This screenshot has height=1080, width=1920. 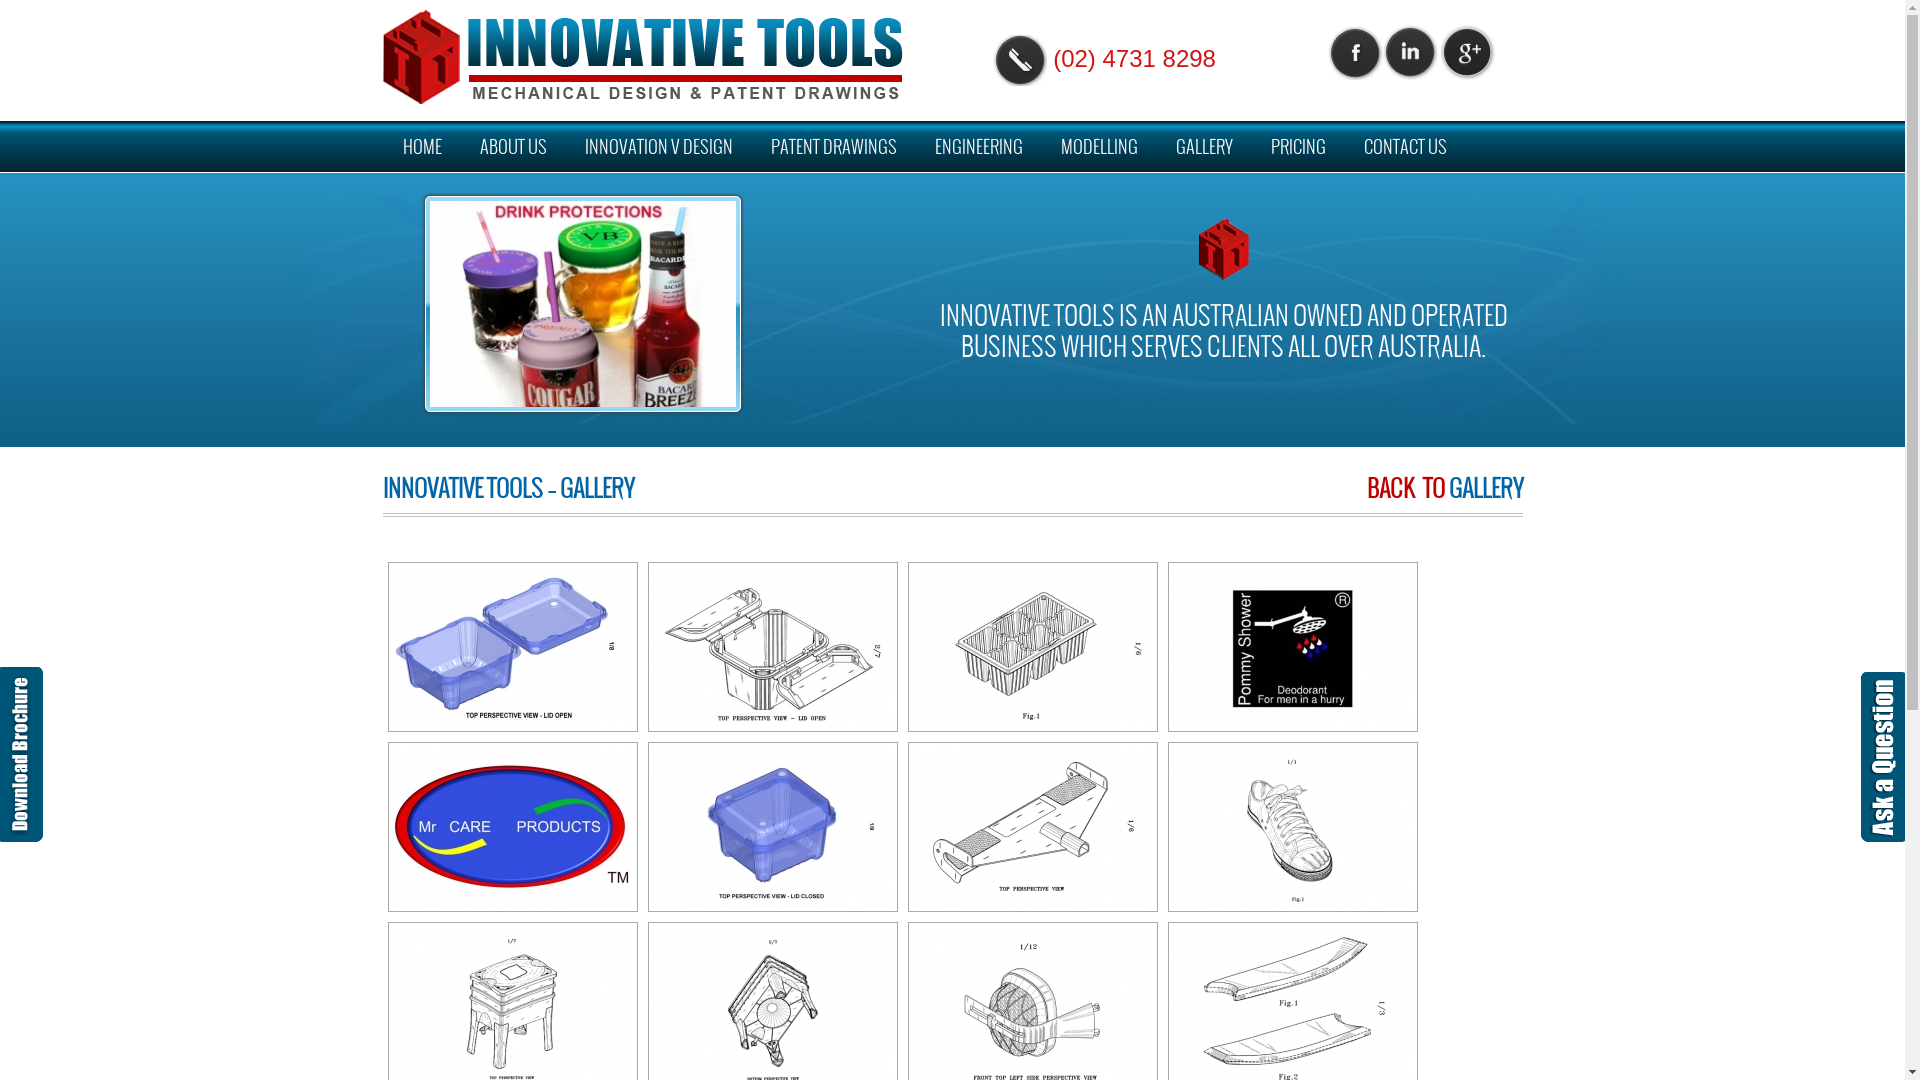 What do you see at coordinates (1411, 51) in the screenshot?
I see `'Linkedin'` at bounding box center [1411, 51].